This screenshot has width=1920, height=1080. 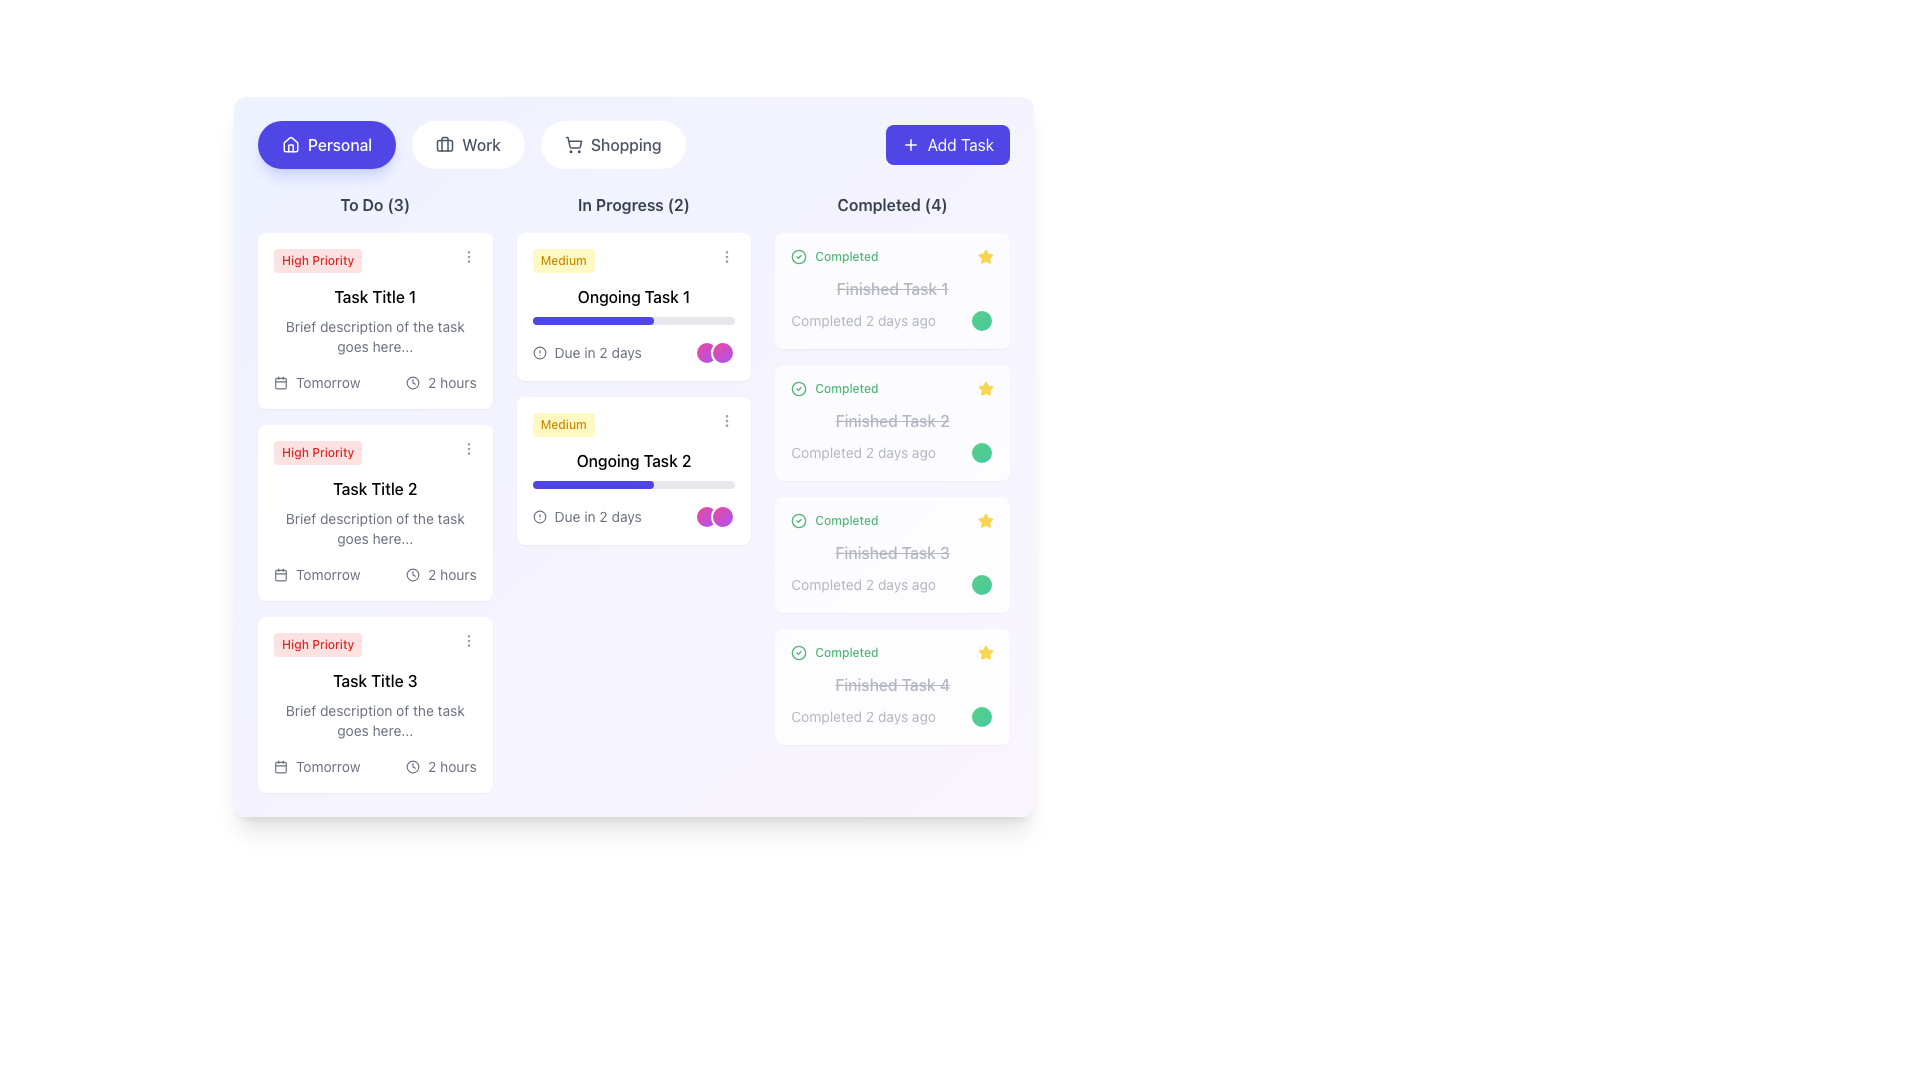 I want to click on the clock-shaped icon located in the 'To Do' section, positioned before the text '2 hours', so click(x=412, y=382).